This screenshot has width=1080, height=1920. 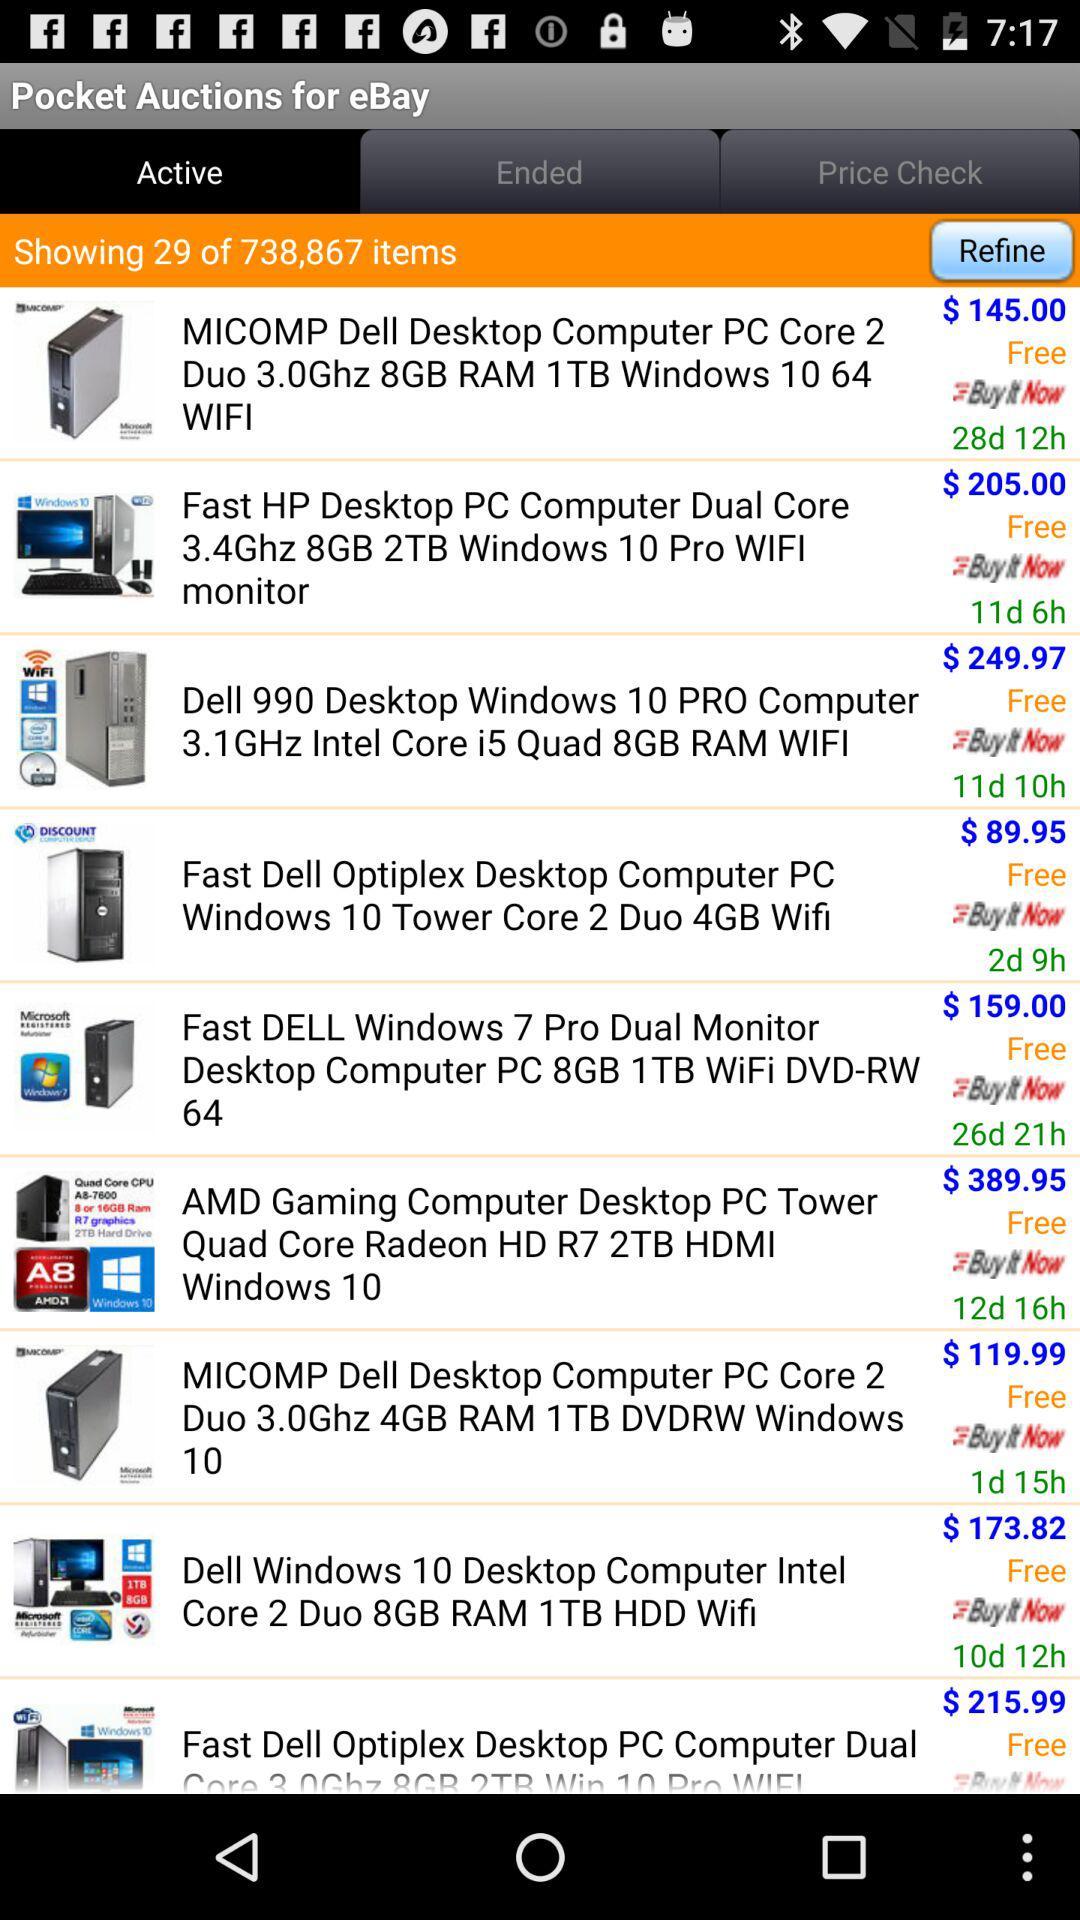 I want to click on amd gaming computer, so click(x=555, y=1241).